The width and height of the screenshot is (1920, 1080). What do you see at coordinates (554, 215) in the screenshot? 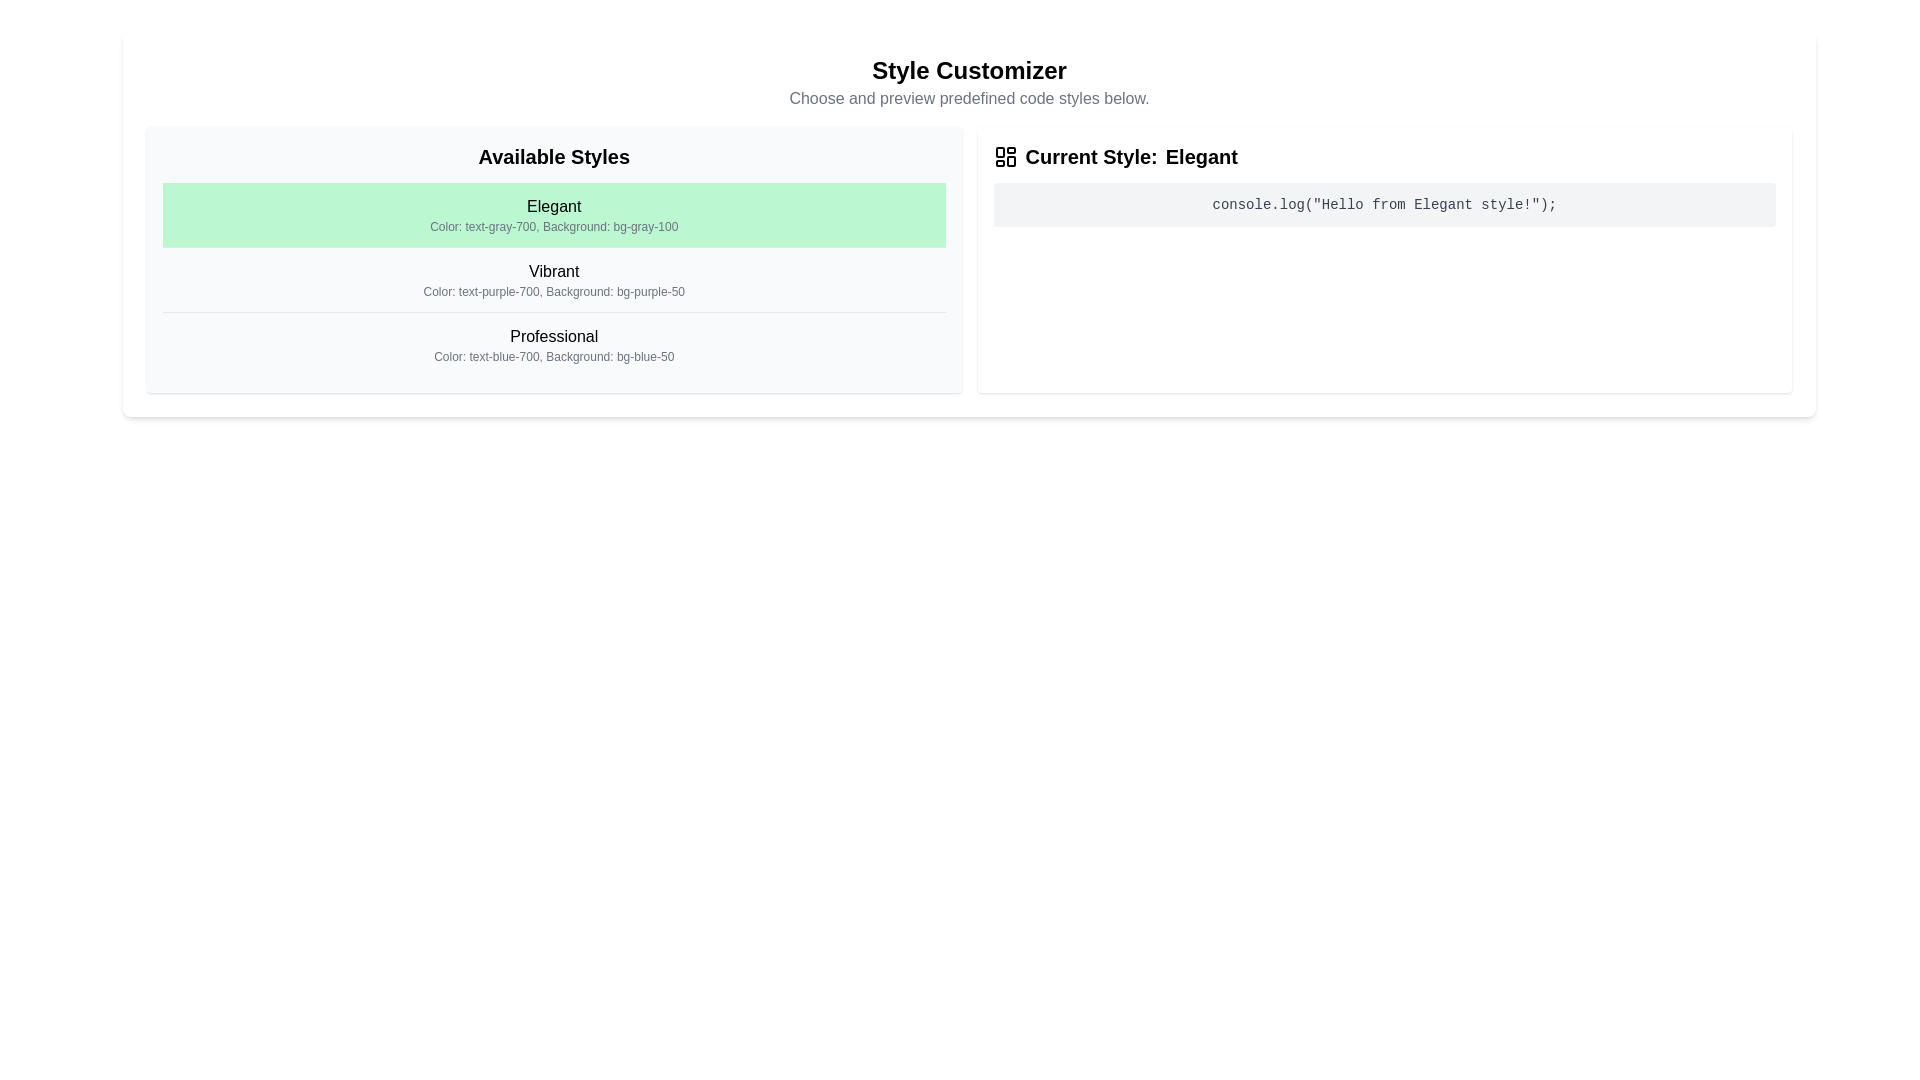
I see `the 'Elegant' selectable option in the 'Available Styles' section` at bounding box center [554, 215].